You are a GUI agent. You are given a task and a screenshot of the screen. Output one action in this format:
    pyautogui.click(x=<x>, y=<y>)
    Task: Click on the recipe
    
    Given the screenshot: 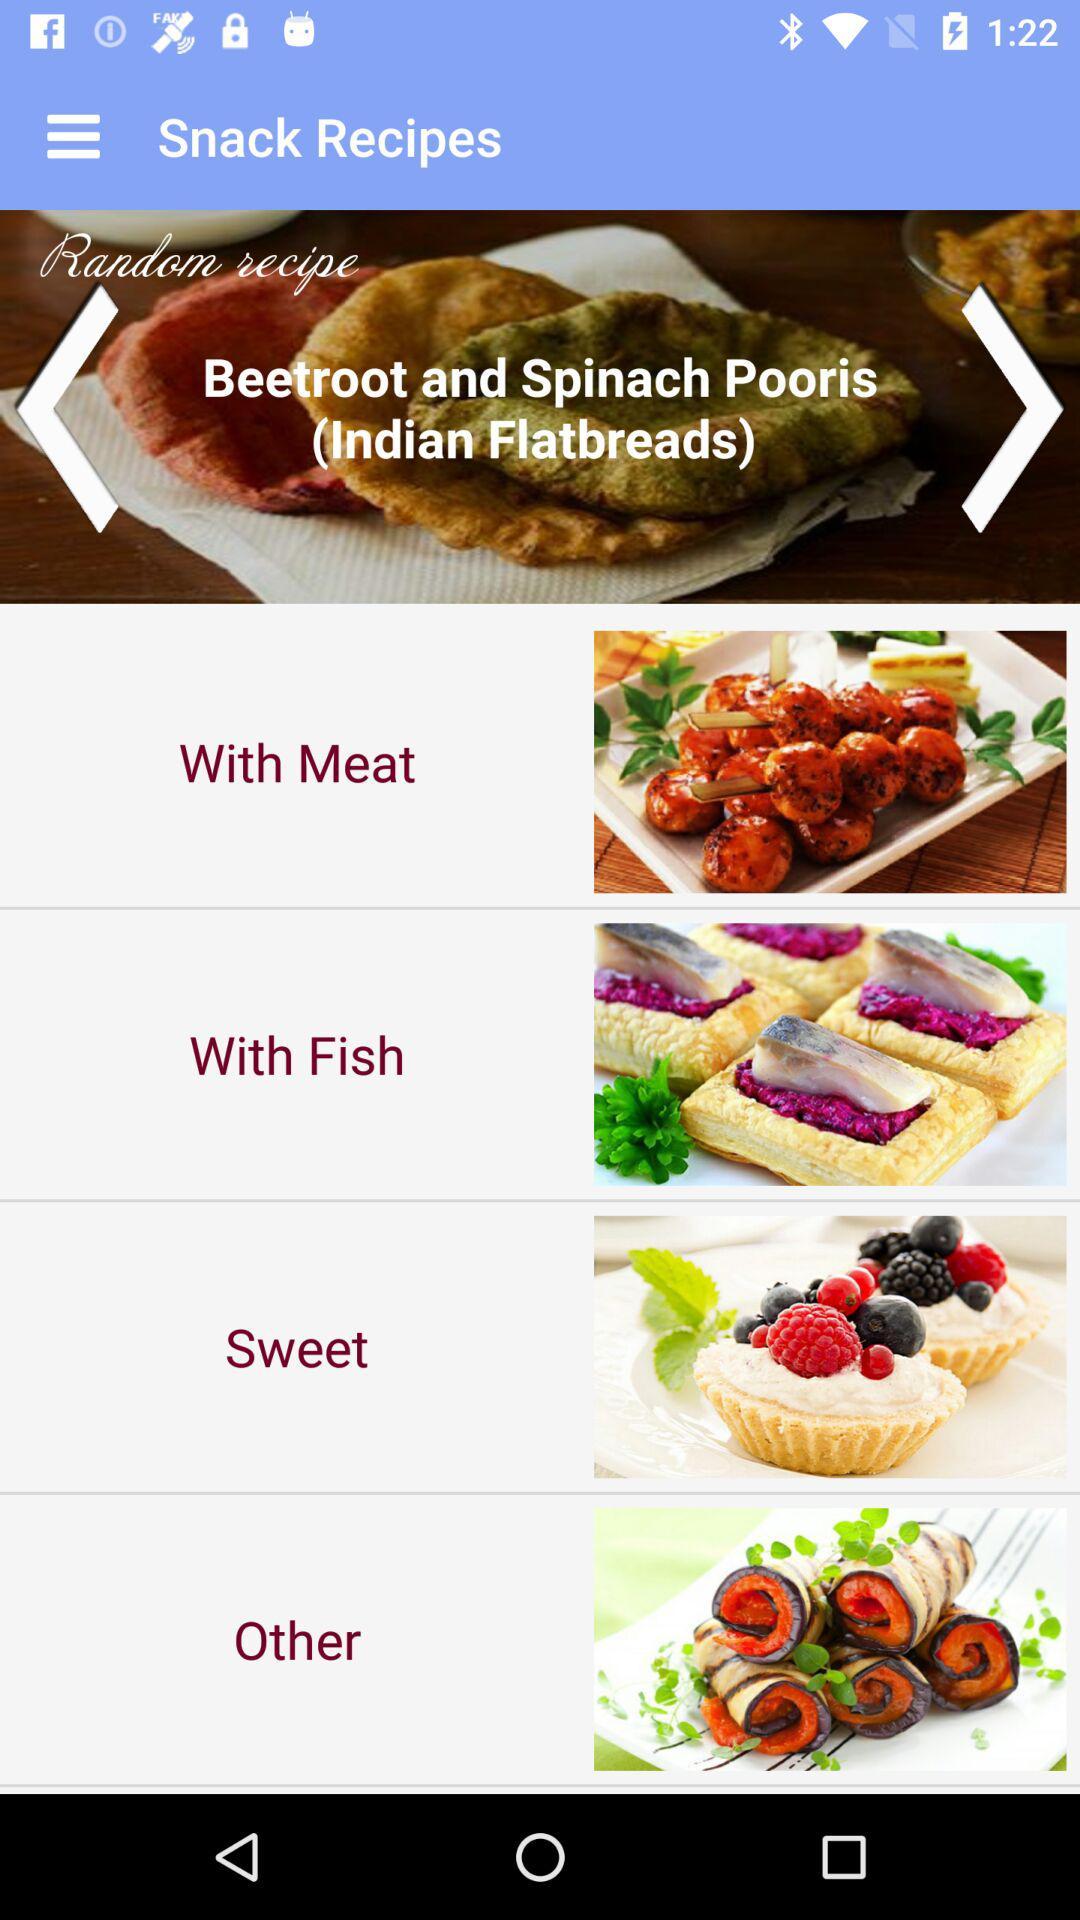 What is the action you would take?
    pyautogui.click(x=540, y=405)
    